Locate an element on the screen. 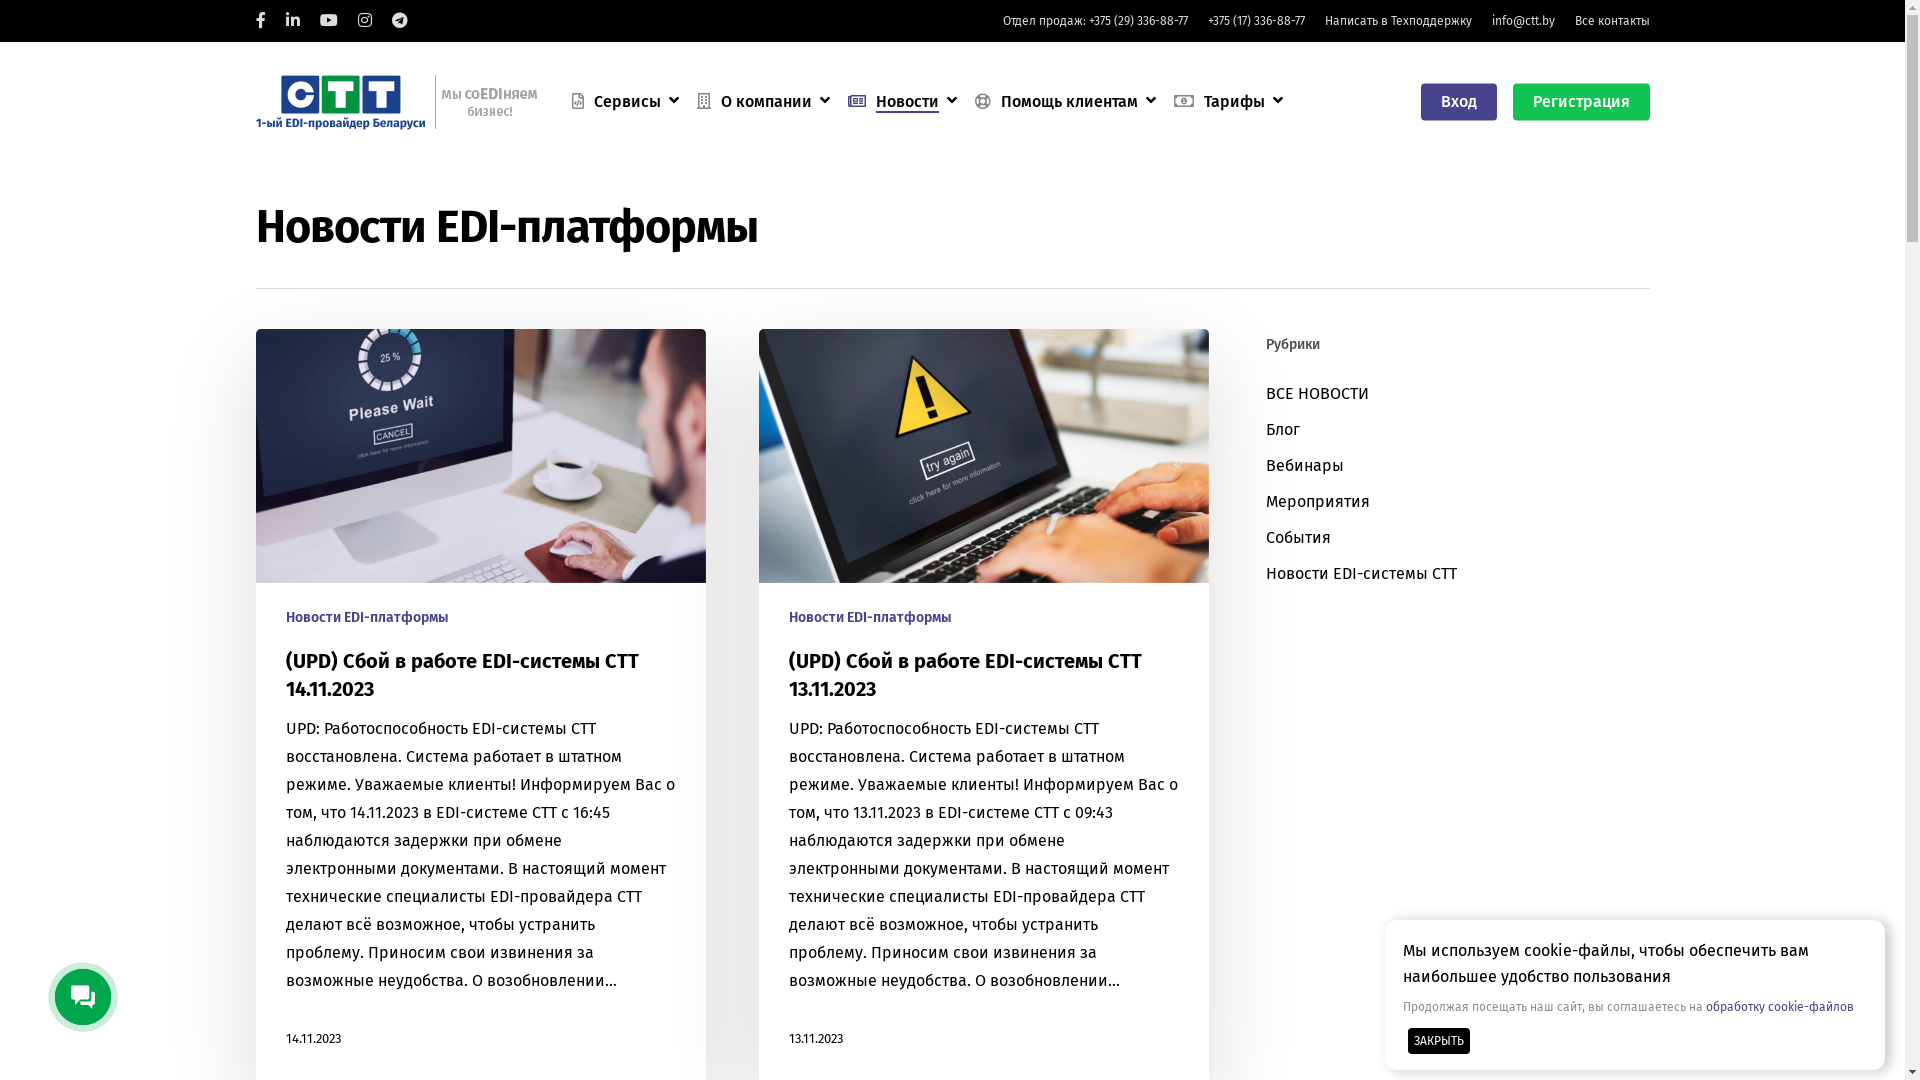 The image size is (1920, 1080). 'linkedin' is located at coordinates (291, 20).